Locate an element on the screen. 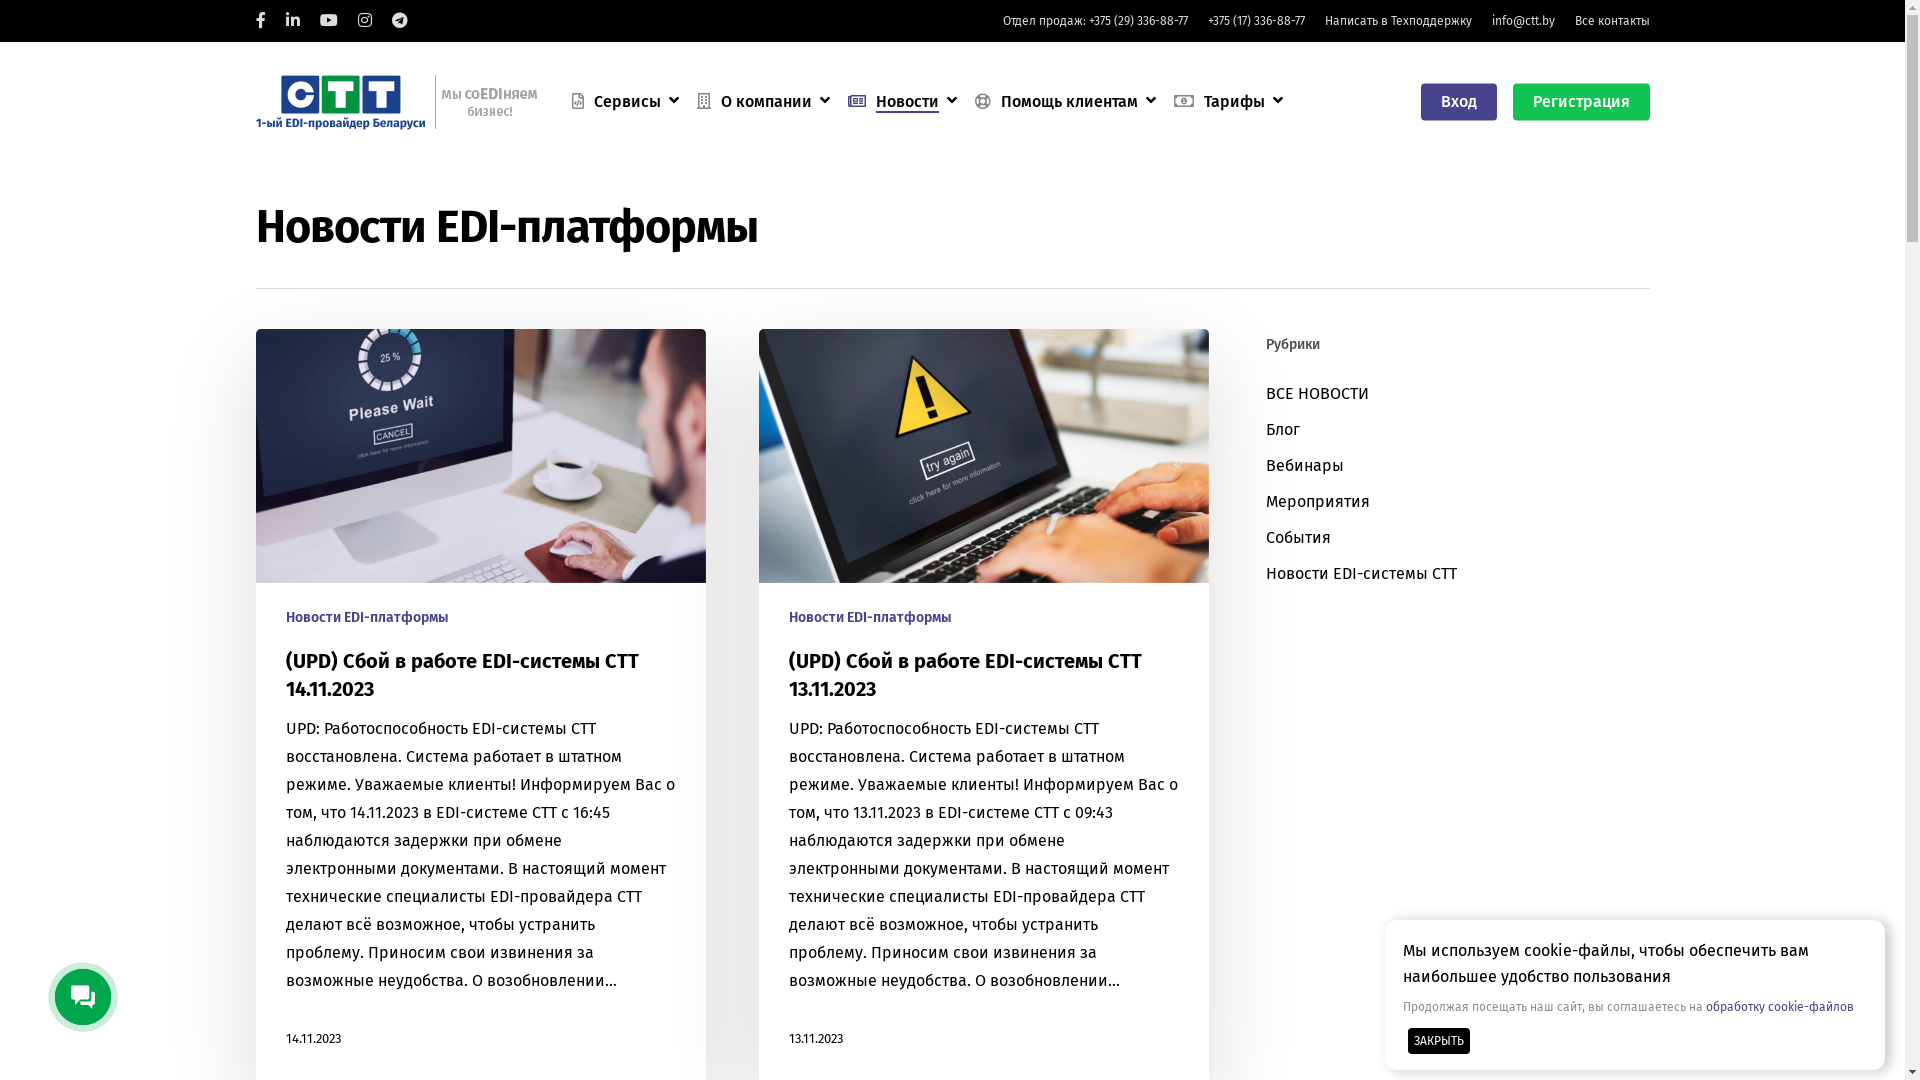 The image size is (1920, 1080). 'linkedin' is located at coordinates (291, 20).